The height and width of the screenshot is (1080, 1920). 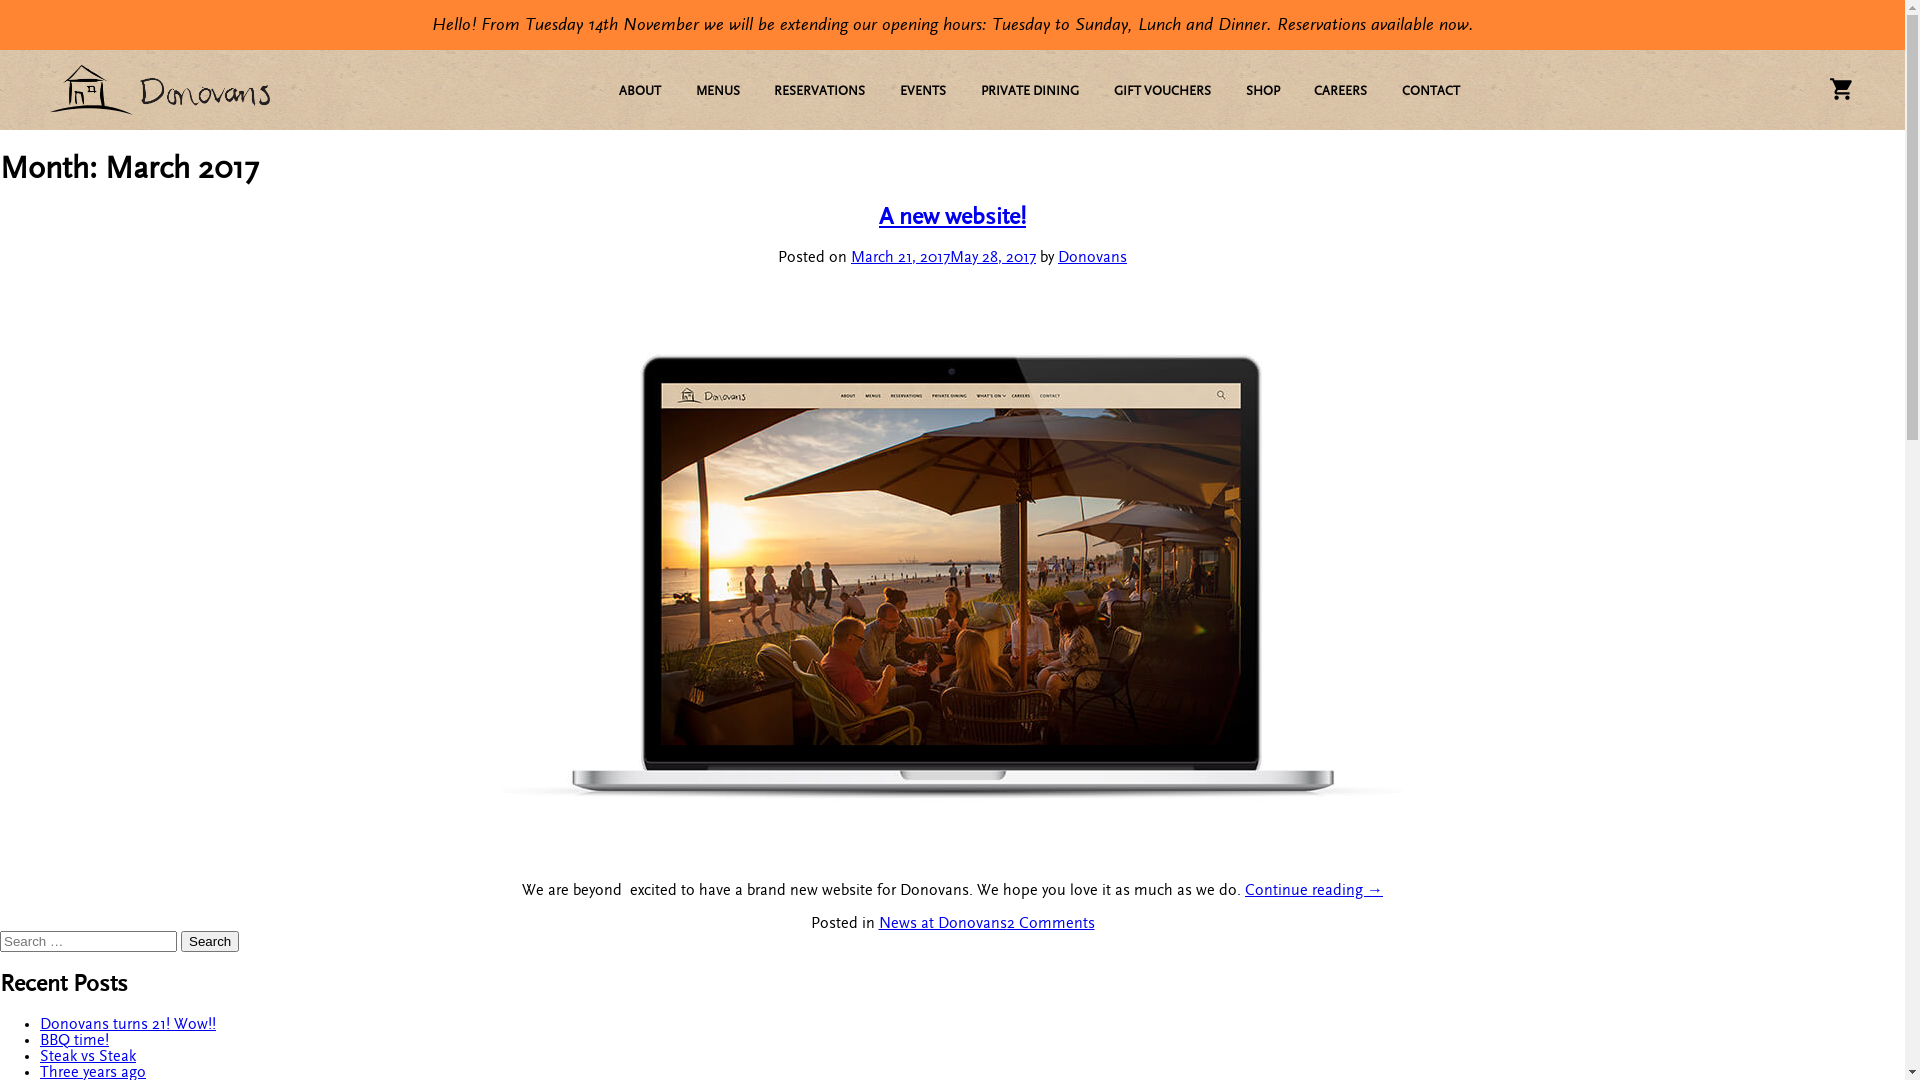 I want to click on 'News at Donovans', so click(x=940, y=922).